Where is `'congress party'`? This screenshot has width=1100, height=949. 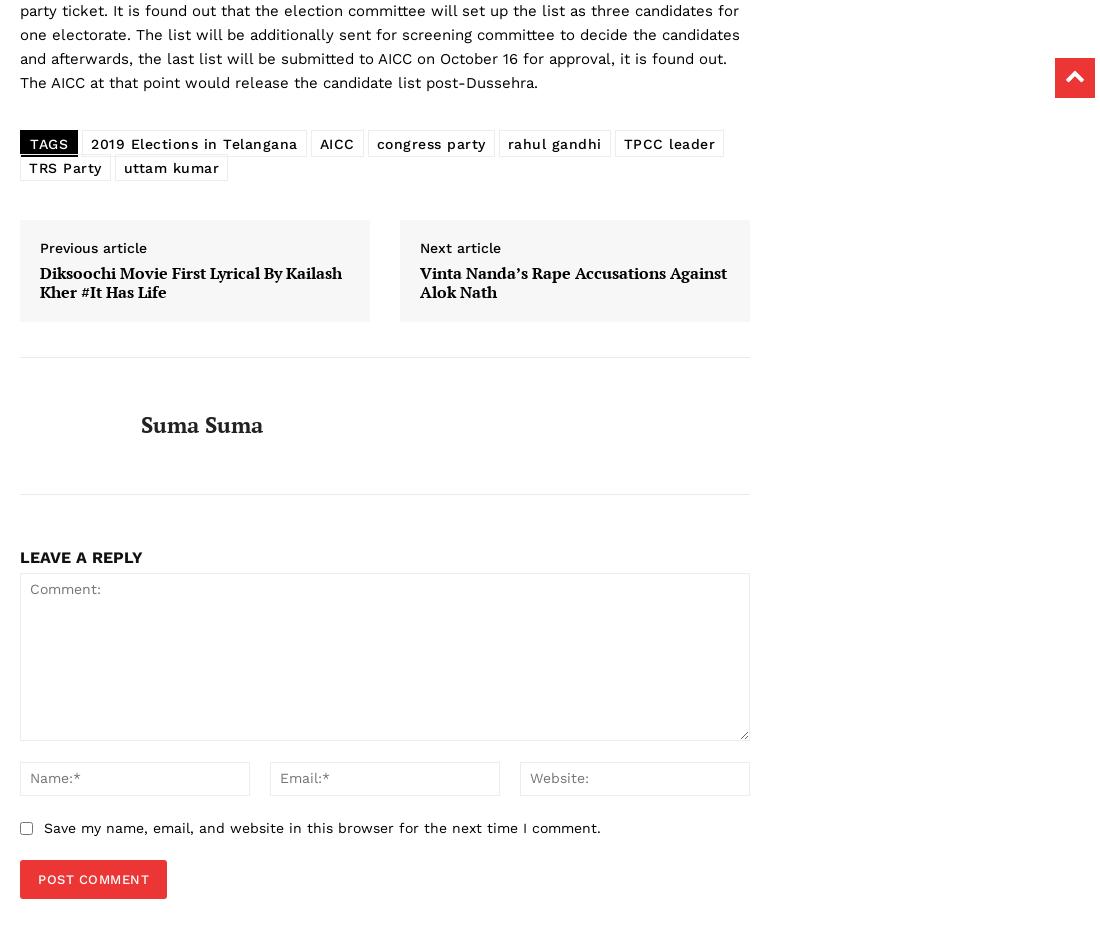 'congress party' is located at coordinates (429, 143).